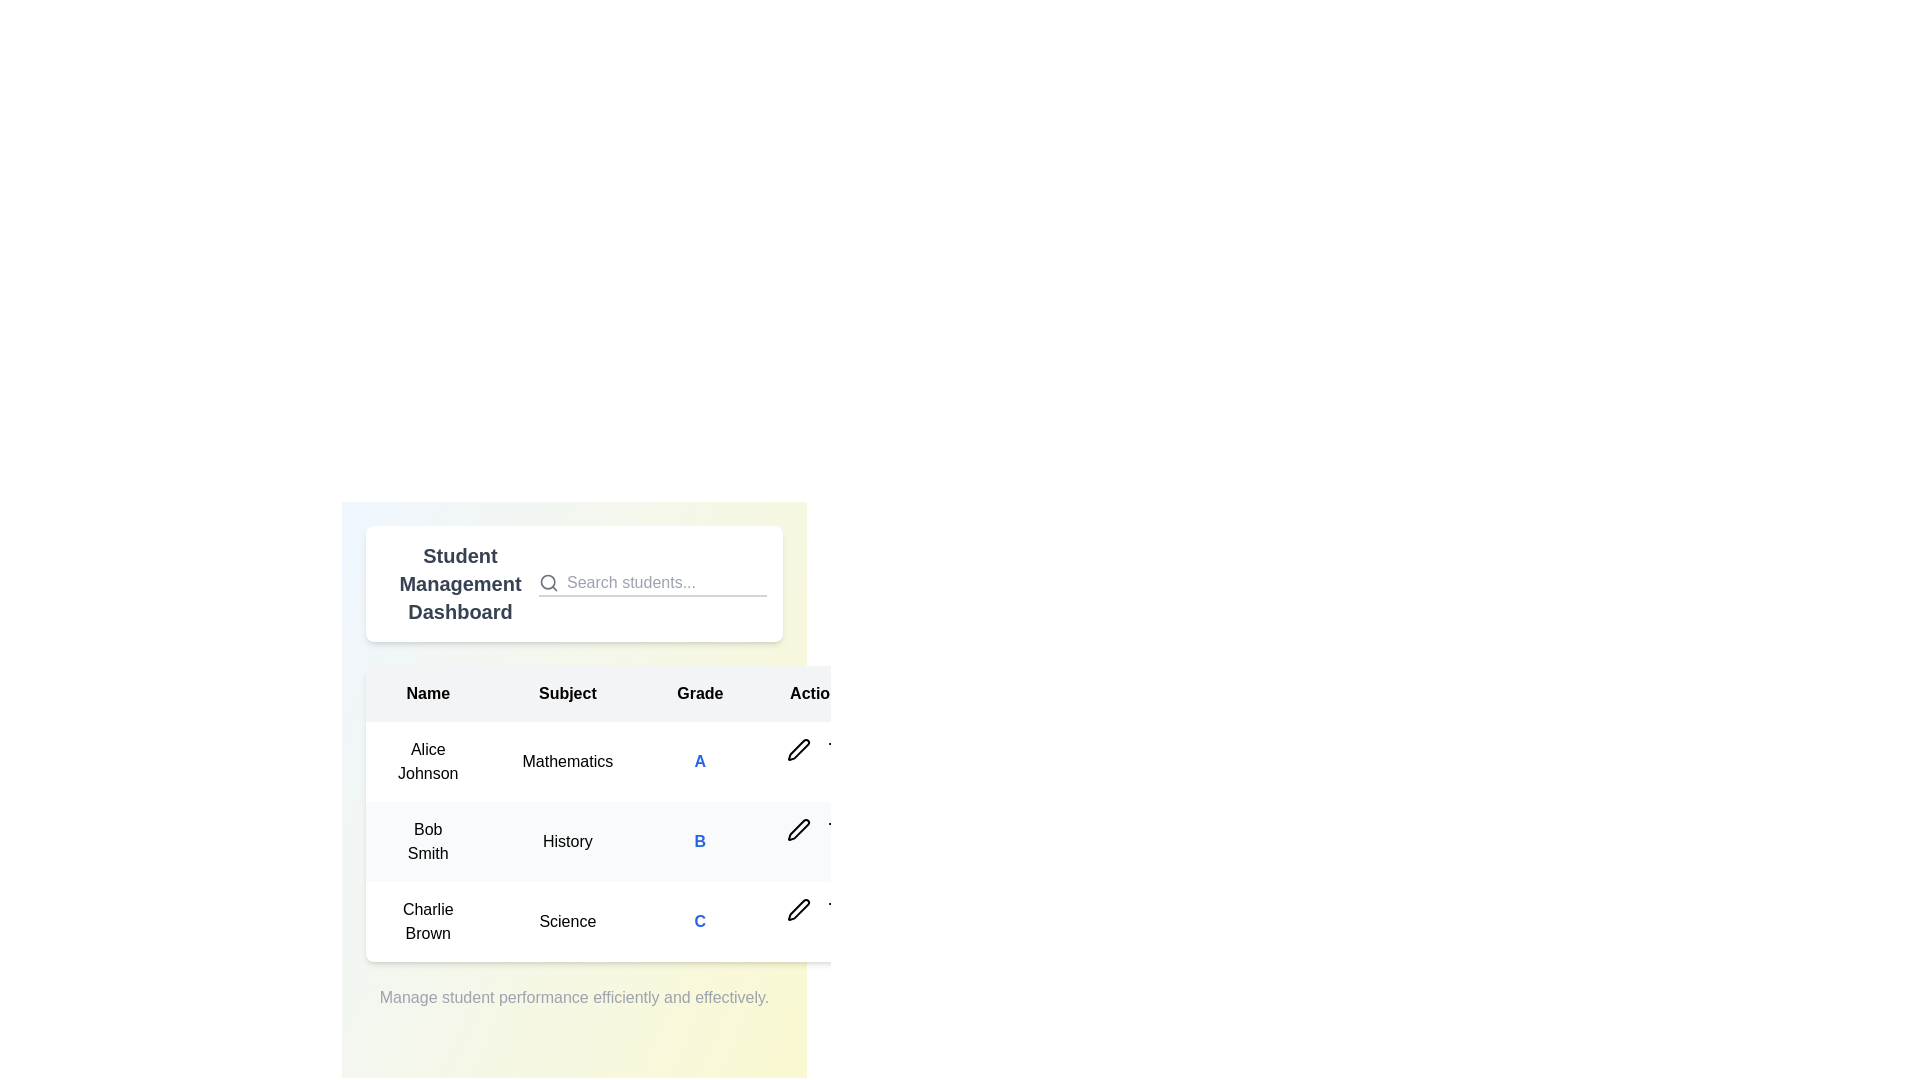 The height and width of the screenshot is (1080, 1920). What do you see at coordinates (548, 582) in the screenshot?
I see `the search icon that visually denotes the search functionality, located to the left of the 'Search students...' input field` at bounding box center [548, 582].